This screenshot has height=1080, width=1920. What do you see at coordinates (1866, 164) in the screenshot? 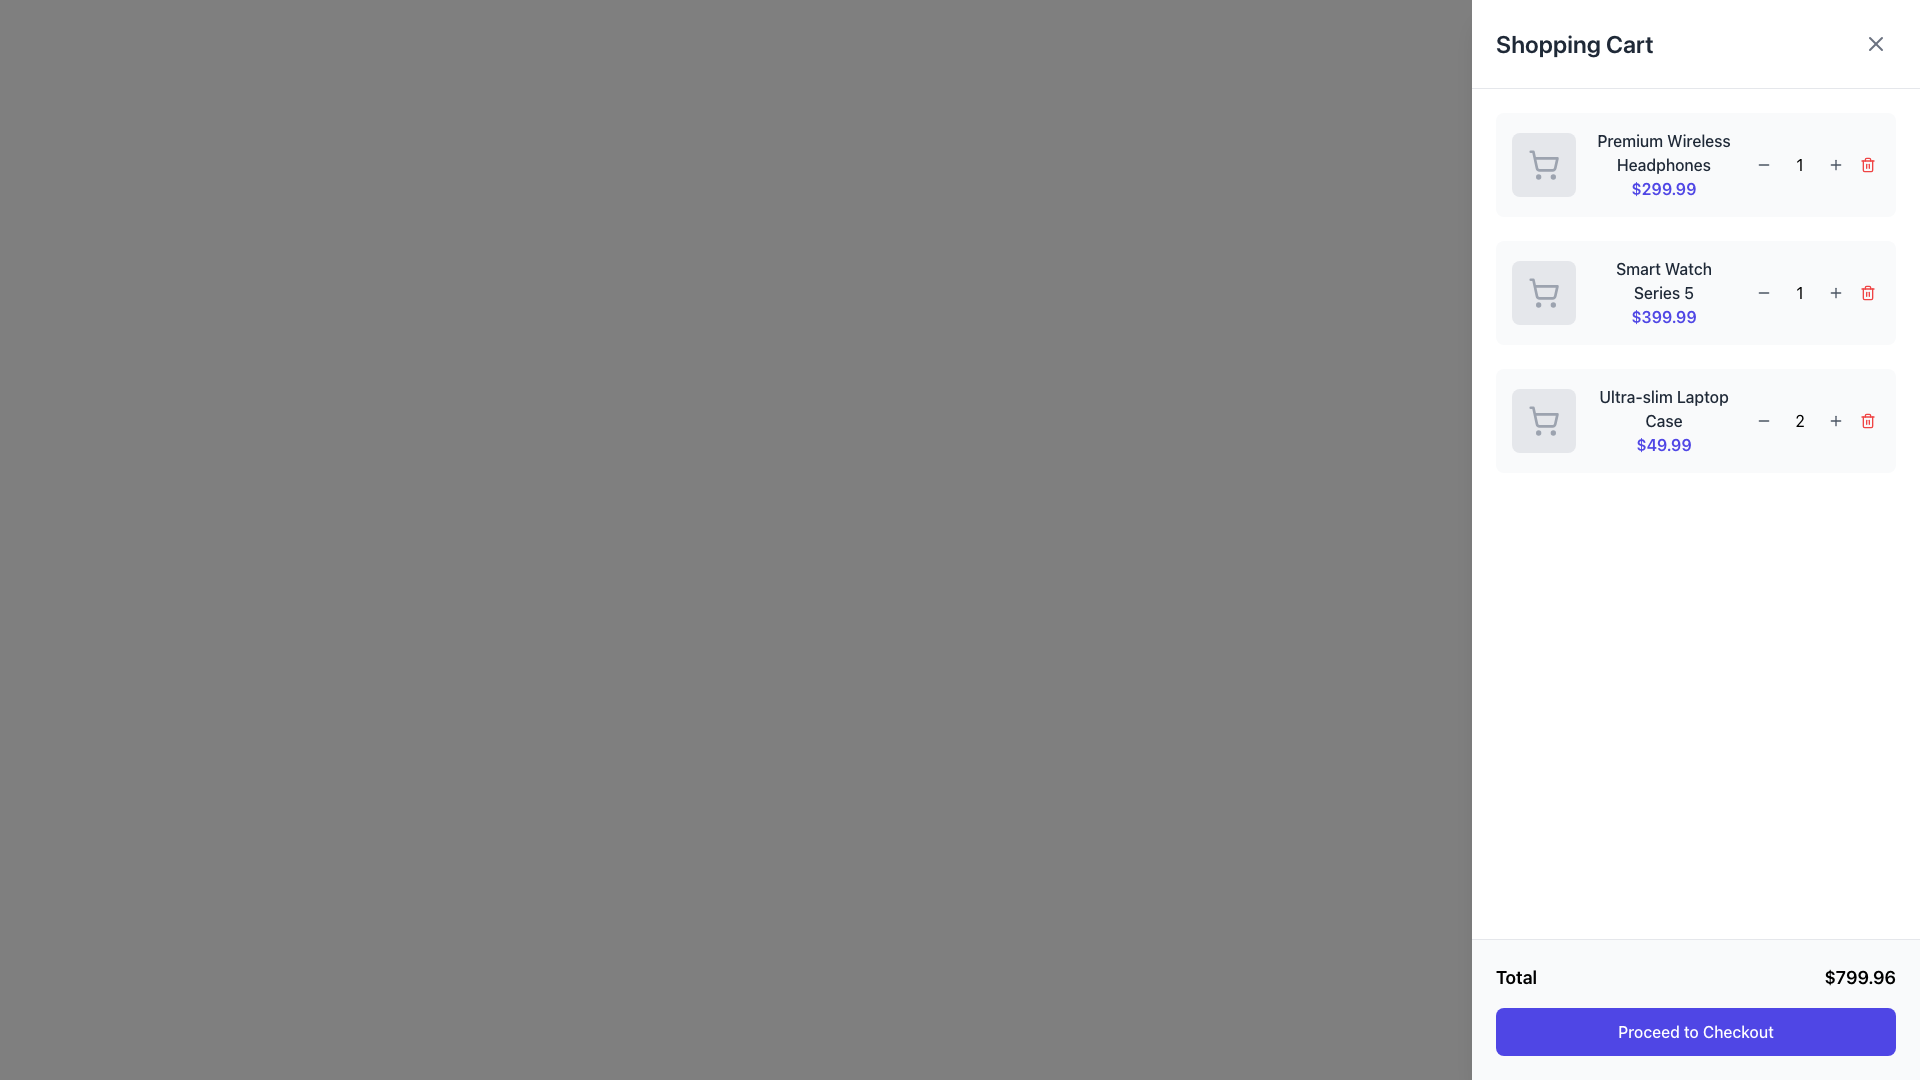
I see `the delete button located at the far right of the controls for 'Premium Wireless Headphones'` at bounding box center [1866, 164].